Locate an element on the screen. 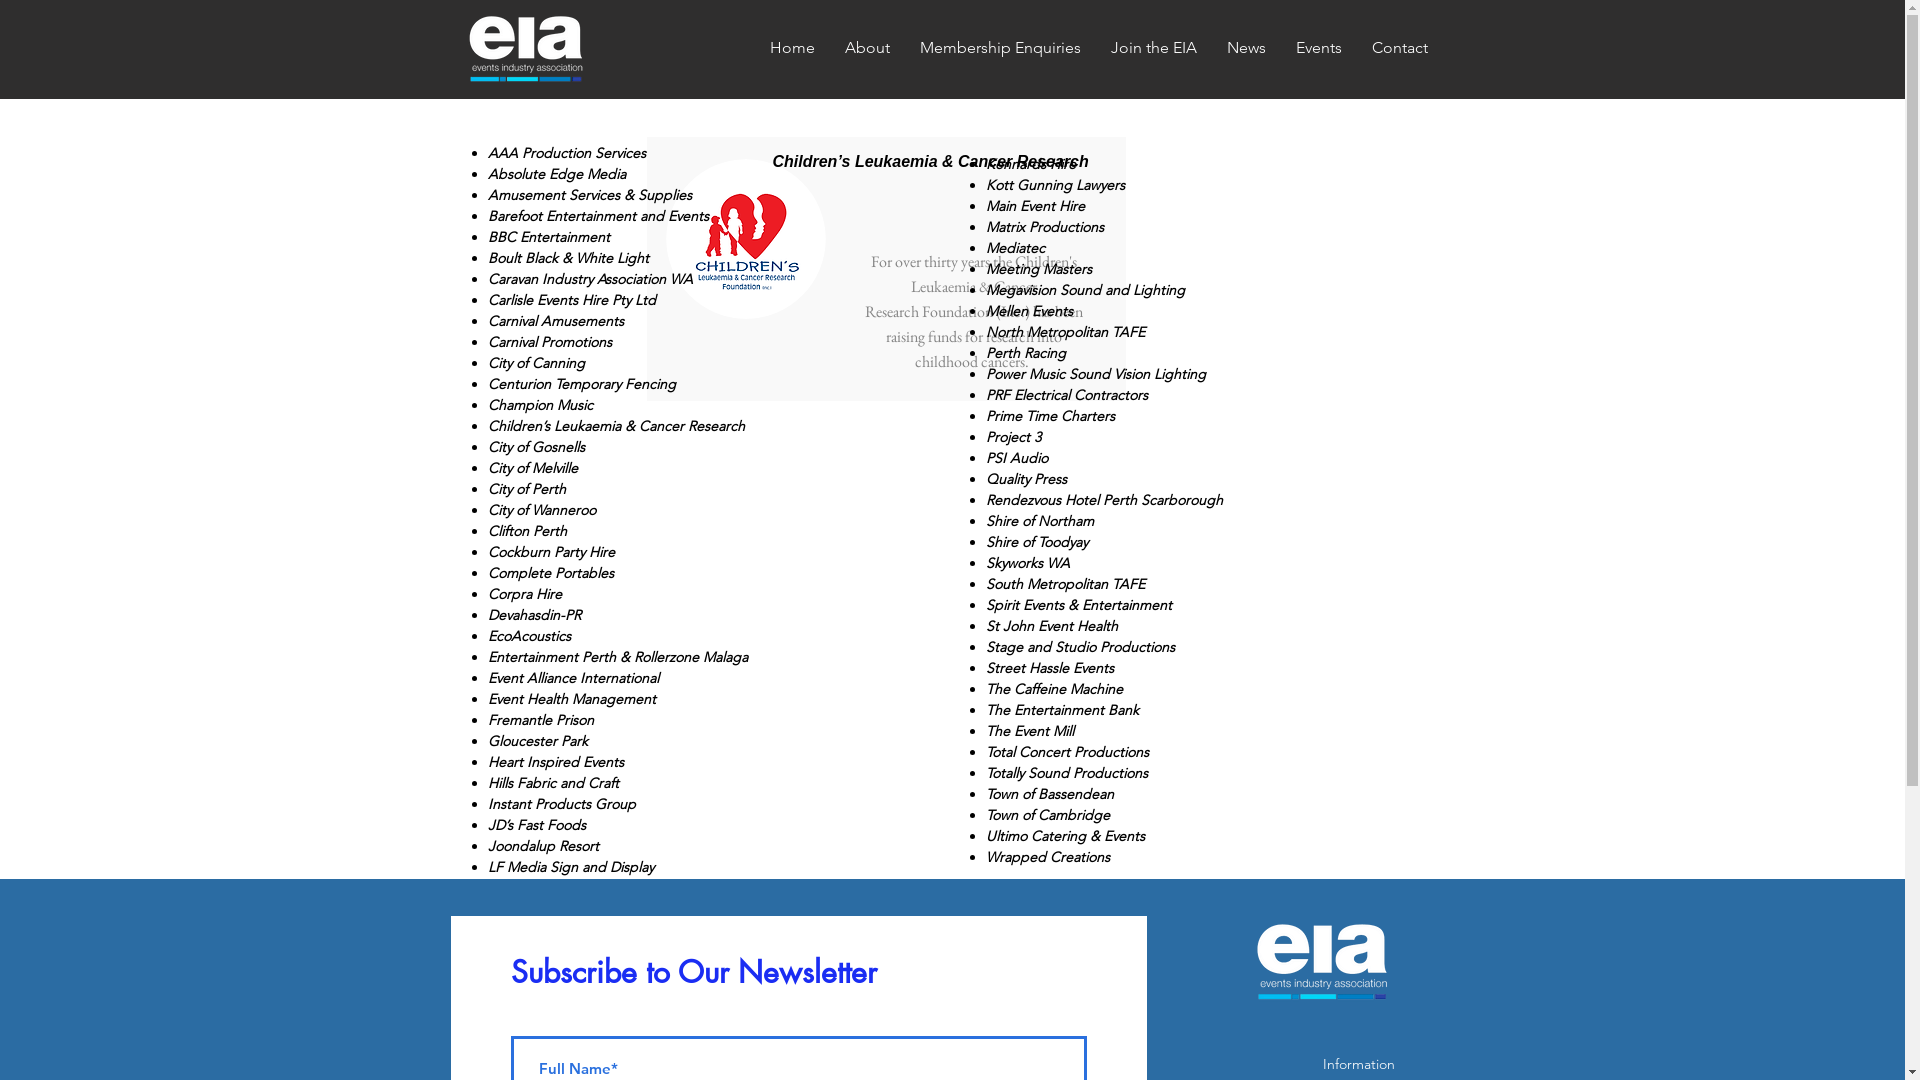  'The Caffeine Machine' is located at coordinates (1053, 688).